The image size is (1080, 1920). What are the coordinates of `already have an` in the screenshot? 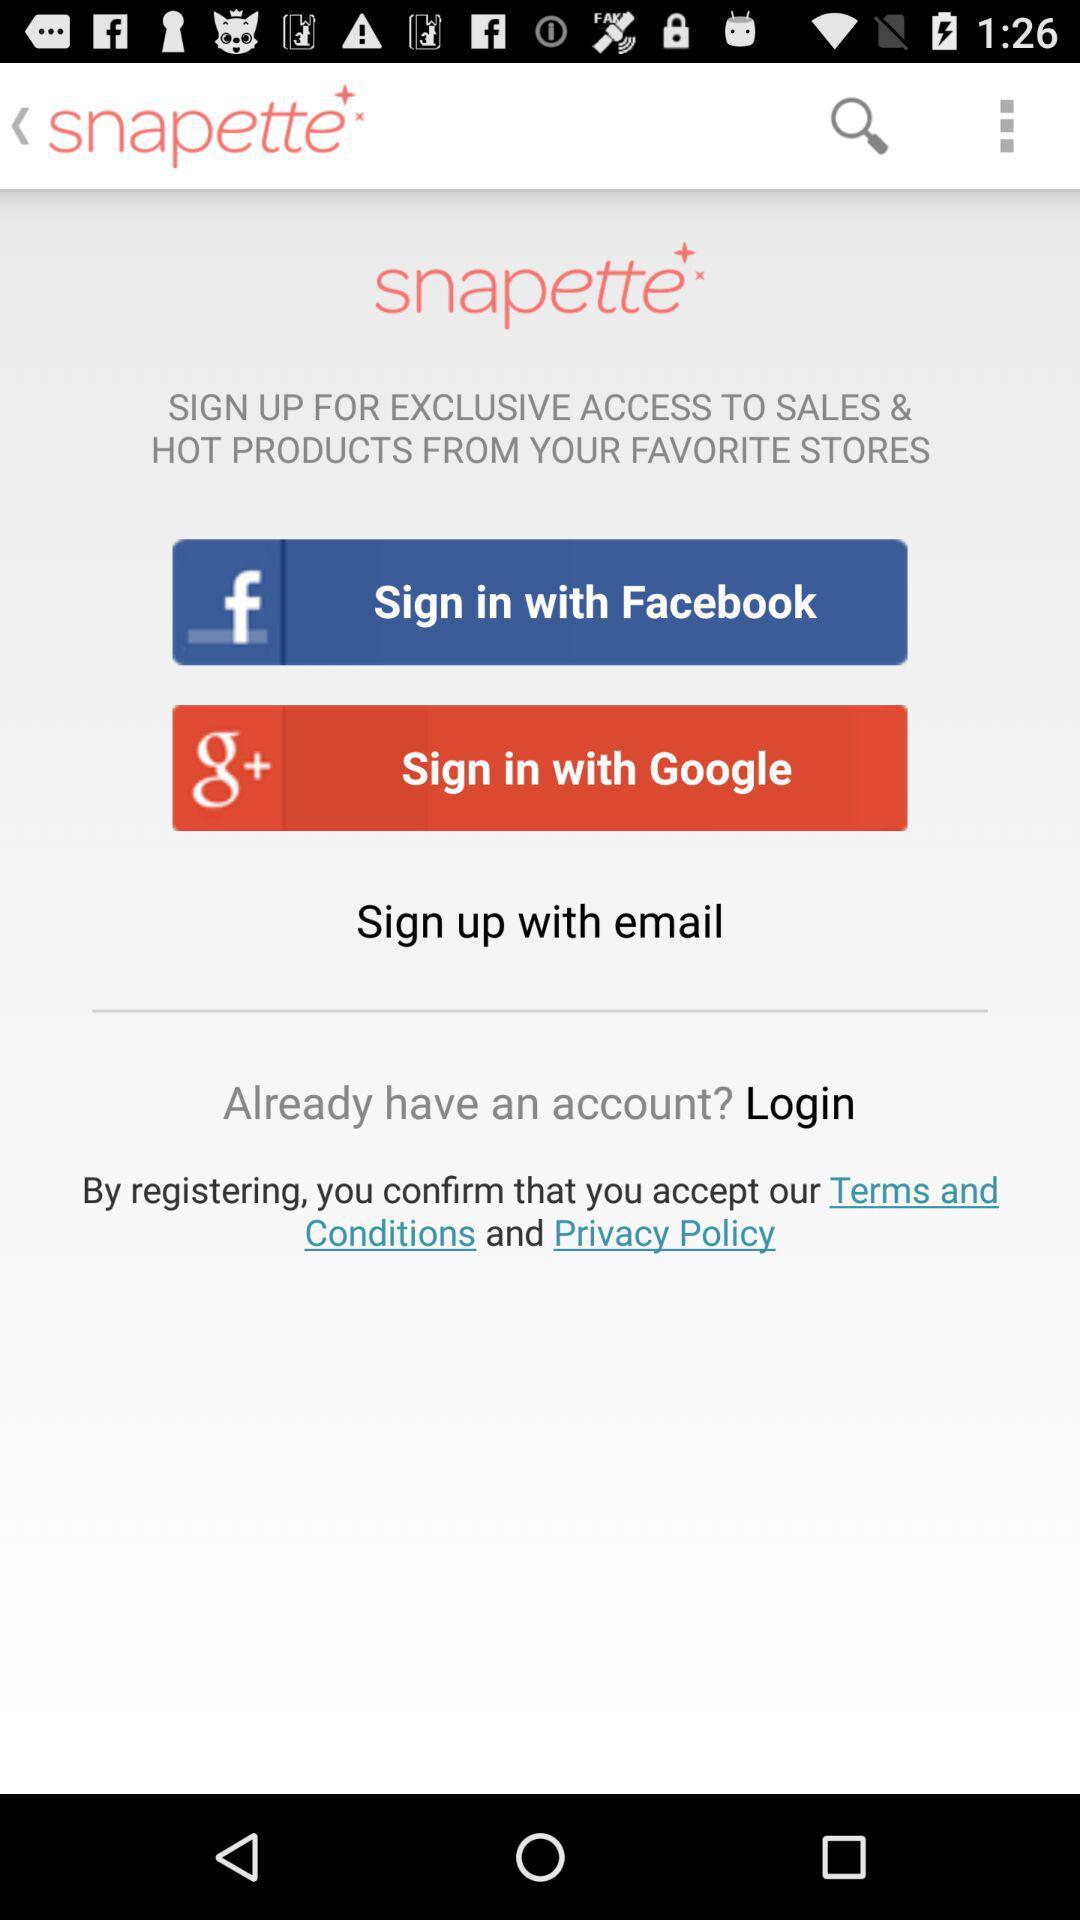 It's located at (538, 1100).